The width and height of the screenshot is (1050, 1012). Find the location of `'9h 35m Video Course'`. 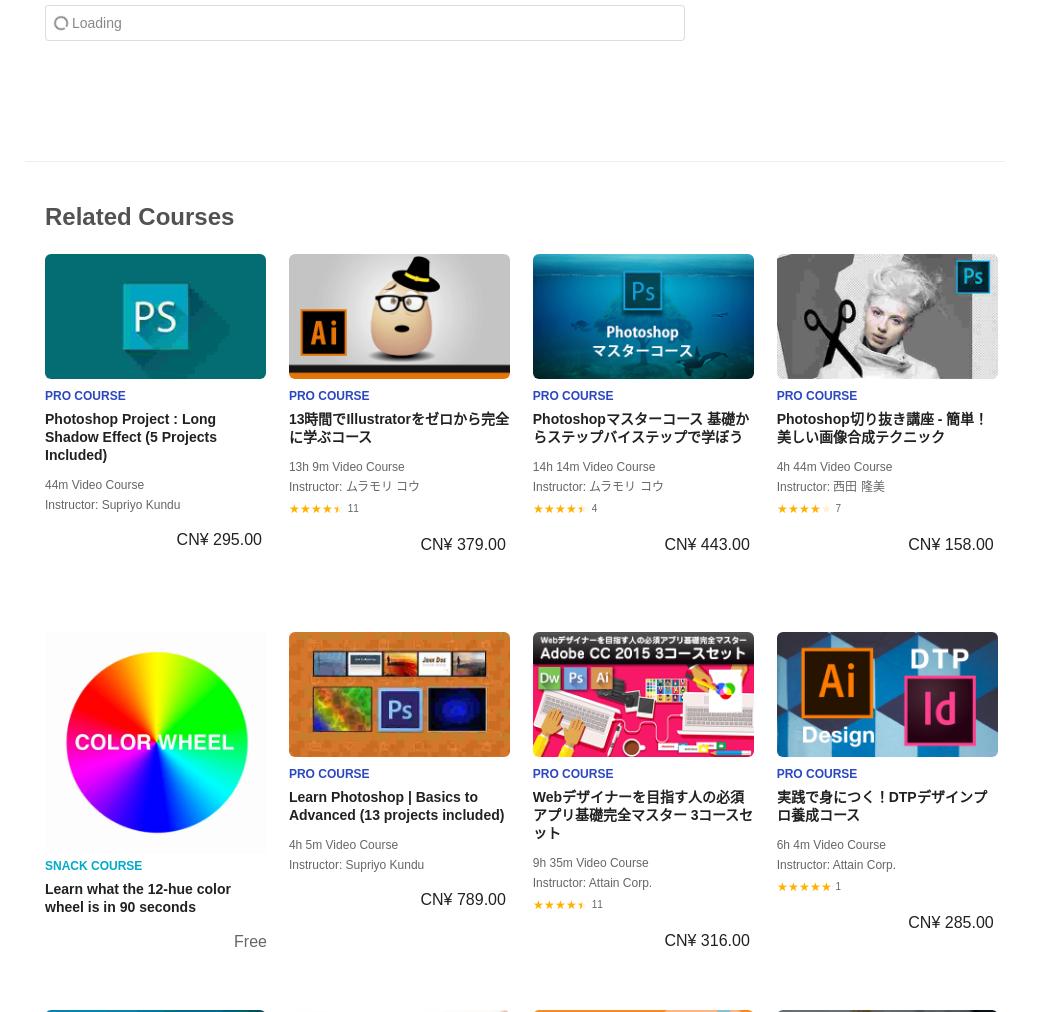

'9h 35m Video Course' is located at coordinates (588, 861).